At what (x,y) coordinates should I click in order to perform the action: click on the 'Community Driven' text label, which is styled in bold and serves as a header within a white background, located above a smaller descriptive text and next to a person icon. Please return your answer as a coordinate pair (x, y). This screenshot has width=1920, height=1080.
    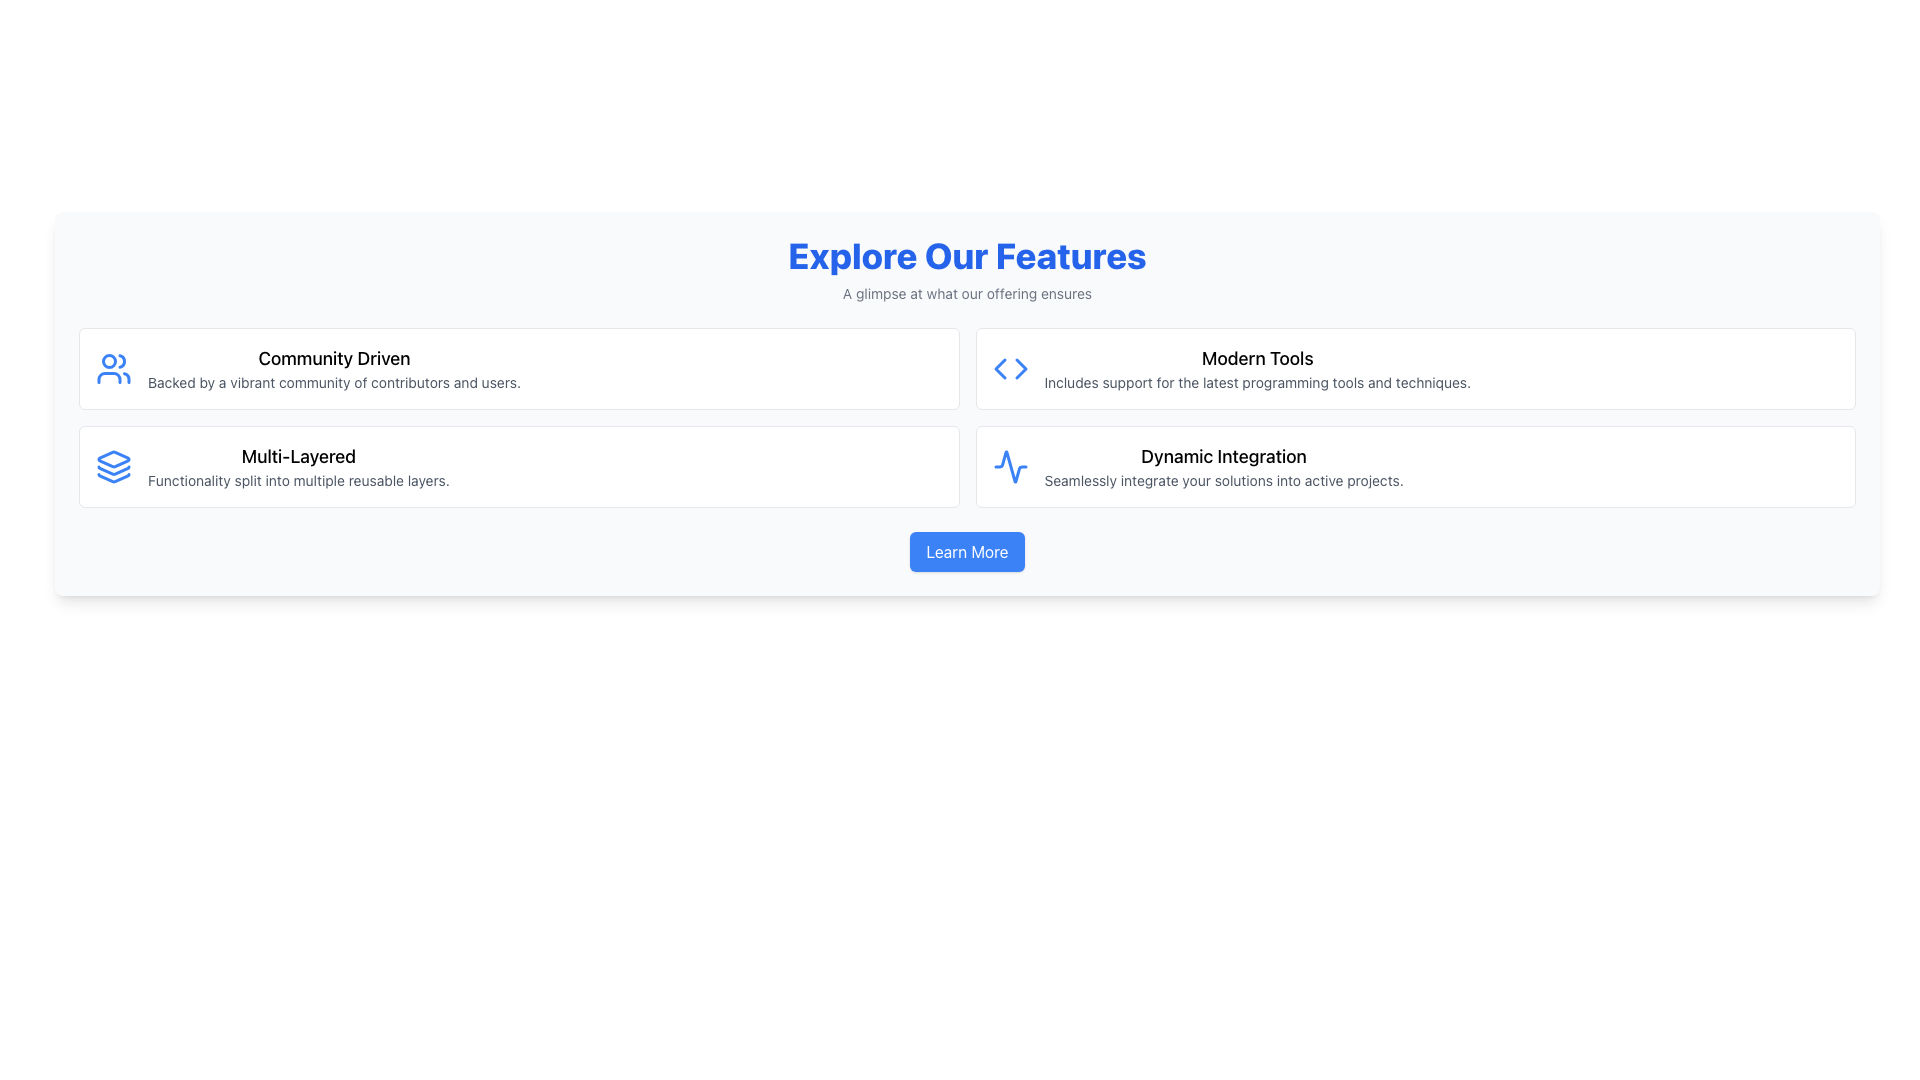
    Looking at the image, I should click on (334, 357).